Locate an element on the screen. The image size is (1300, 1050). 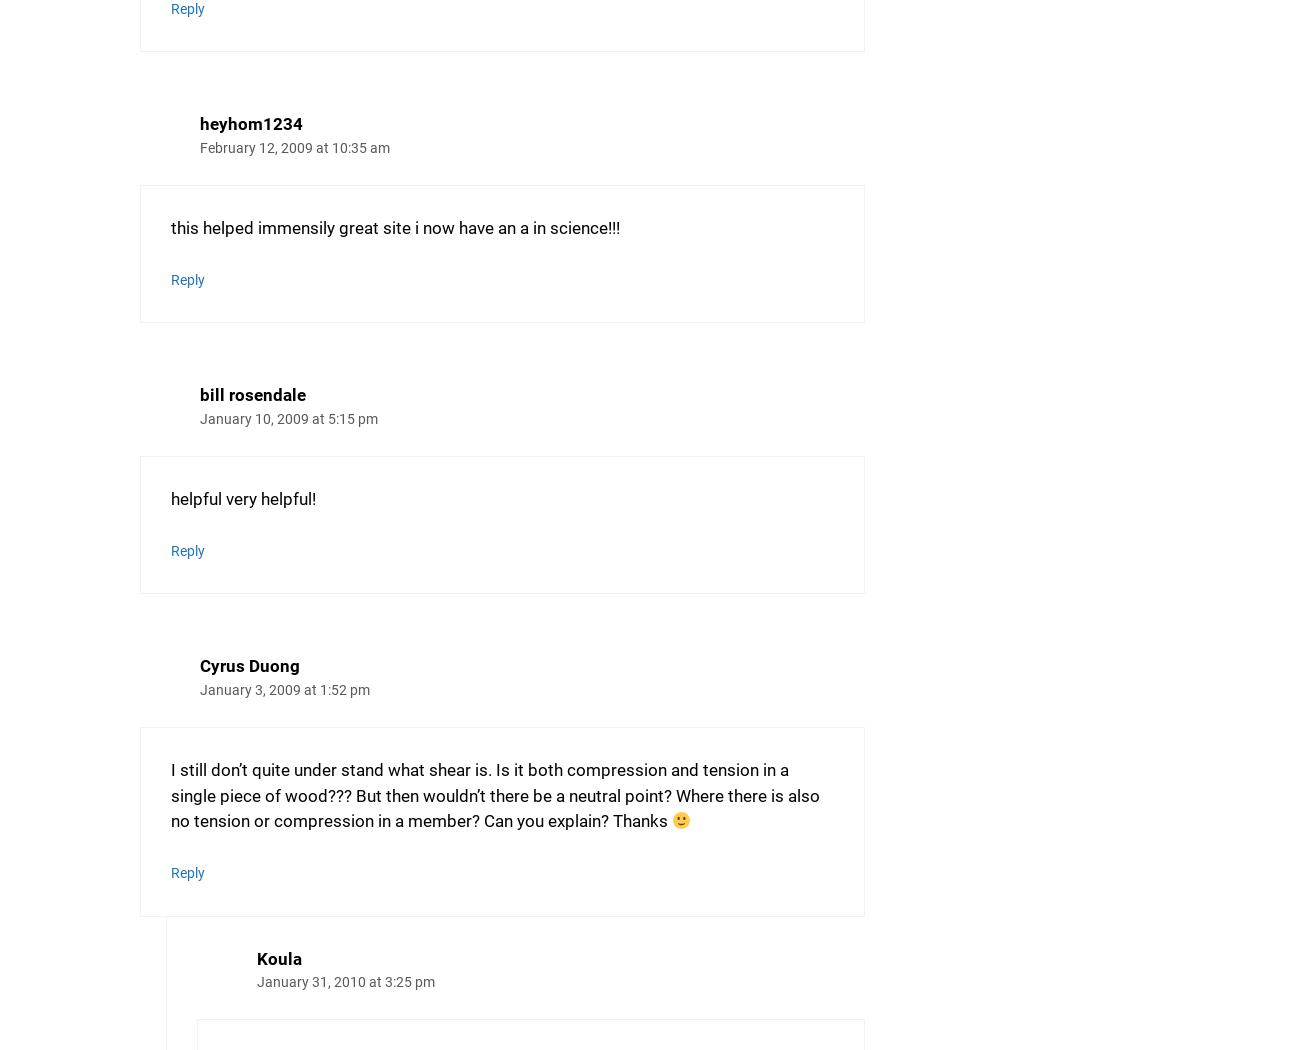
'helpful very helpful!' is located at coordinates (170, 497).